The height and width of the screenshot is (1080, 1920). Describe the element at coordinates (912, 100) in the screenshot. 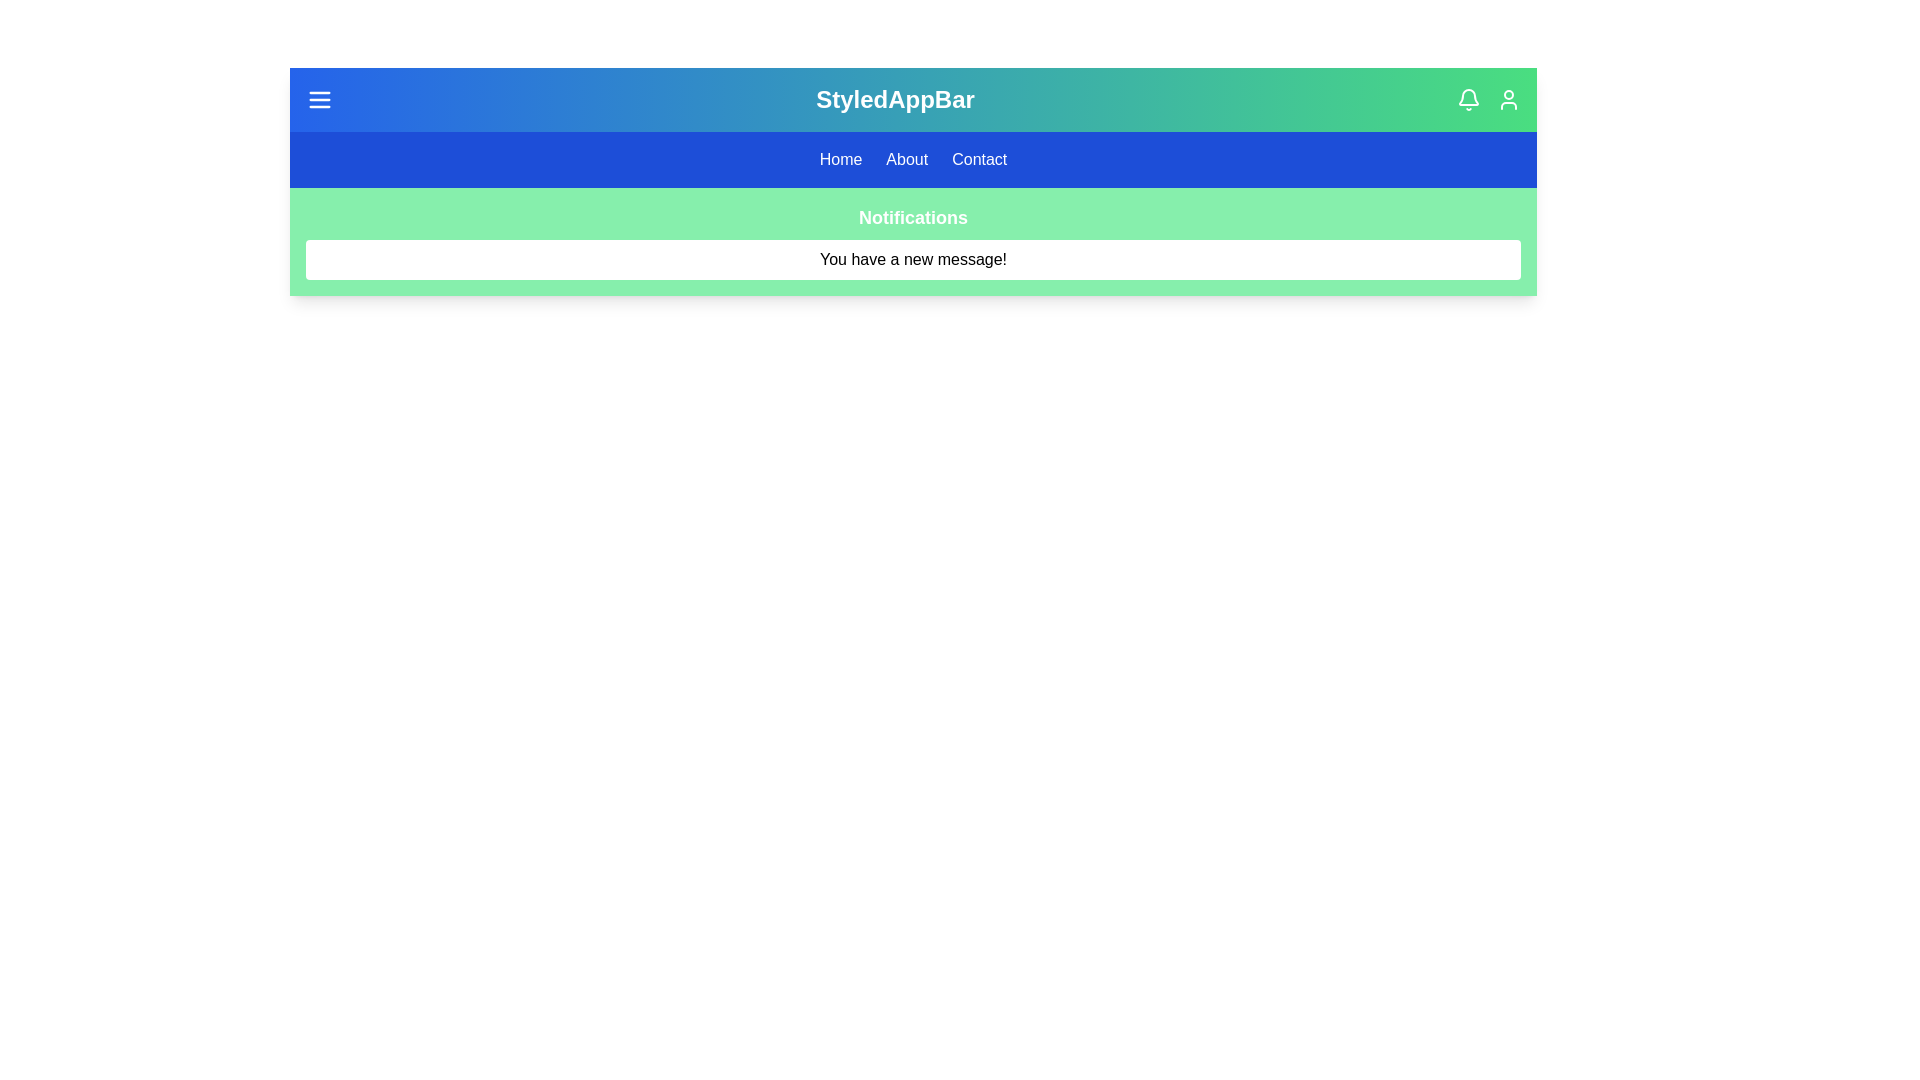

I see `the interactive elements located within the Header Bar, which spans the topmost section of the interface and includes branding and navigation icons` at that location.